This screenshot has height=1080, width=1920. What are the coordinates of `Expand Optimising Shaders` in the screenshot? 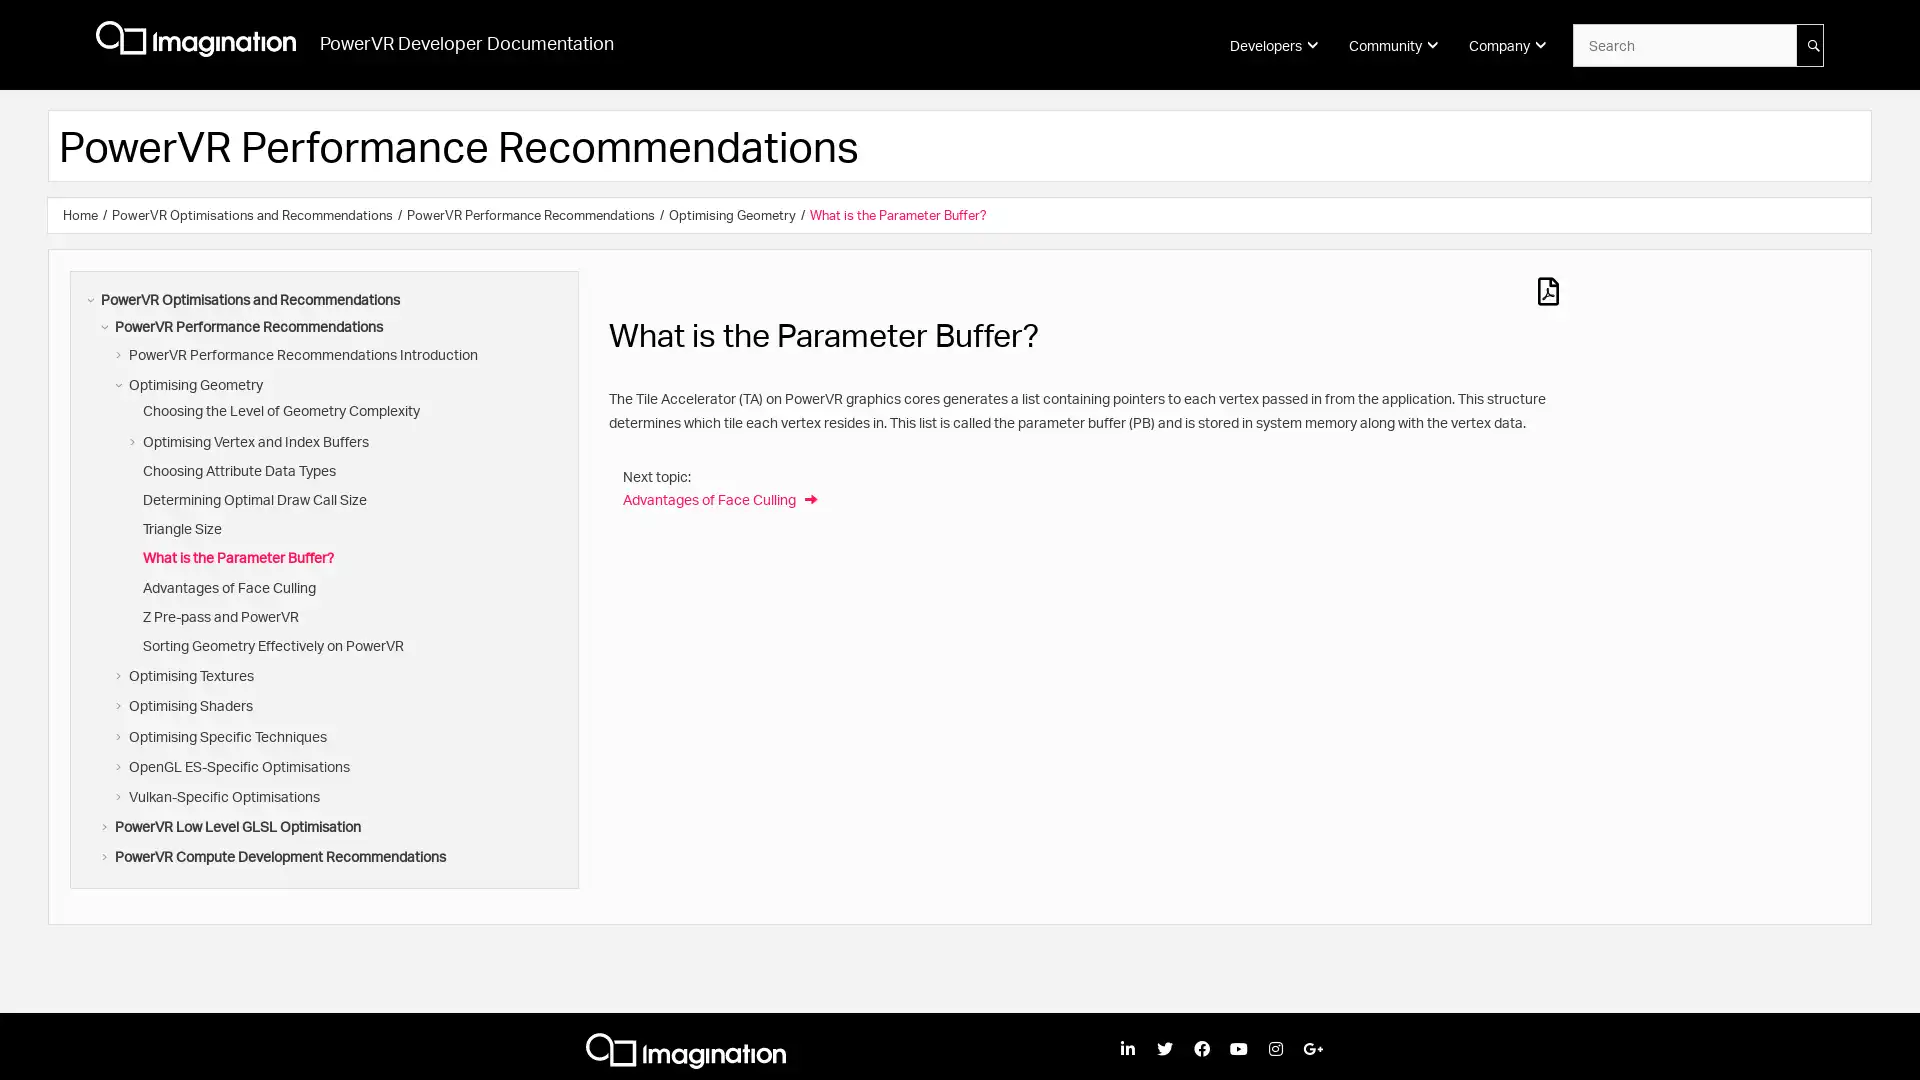 It's located at (119, 704).